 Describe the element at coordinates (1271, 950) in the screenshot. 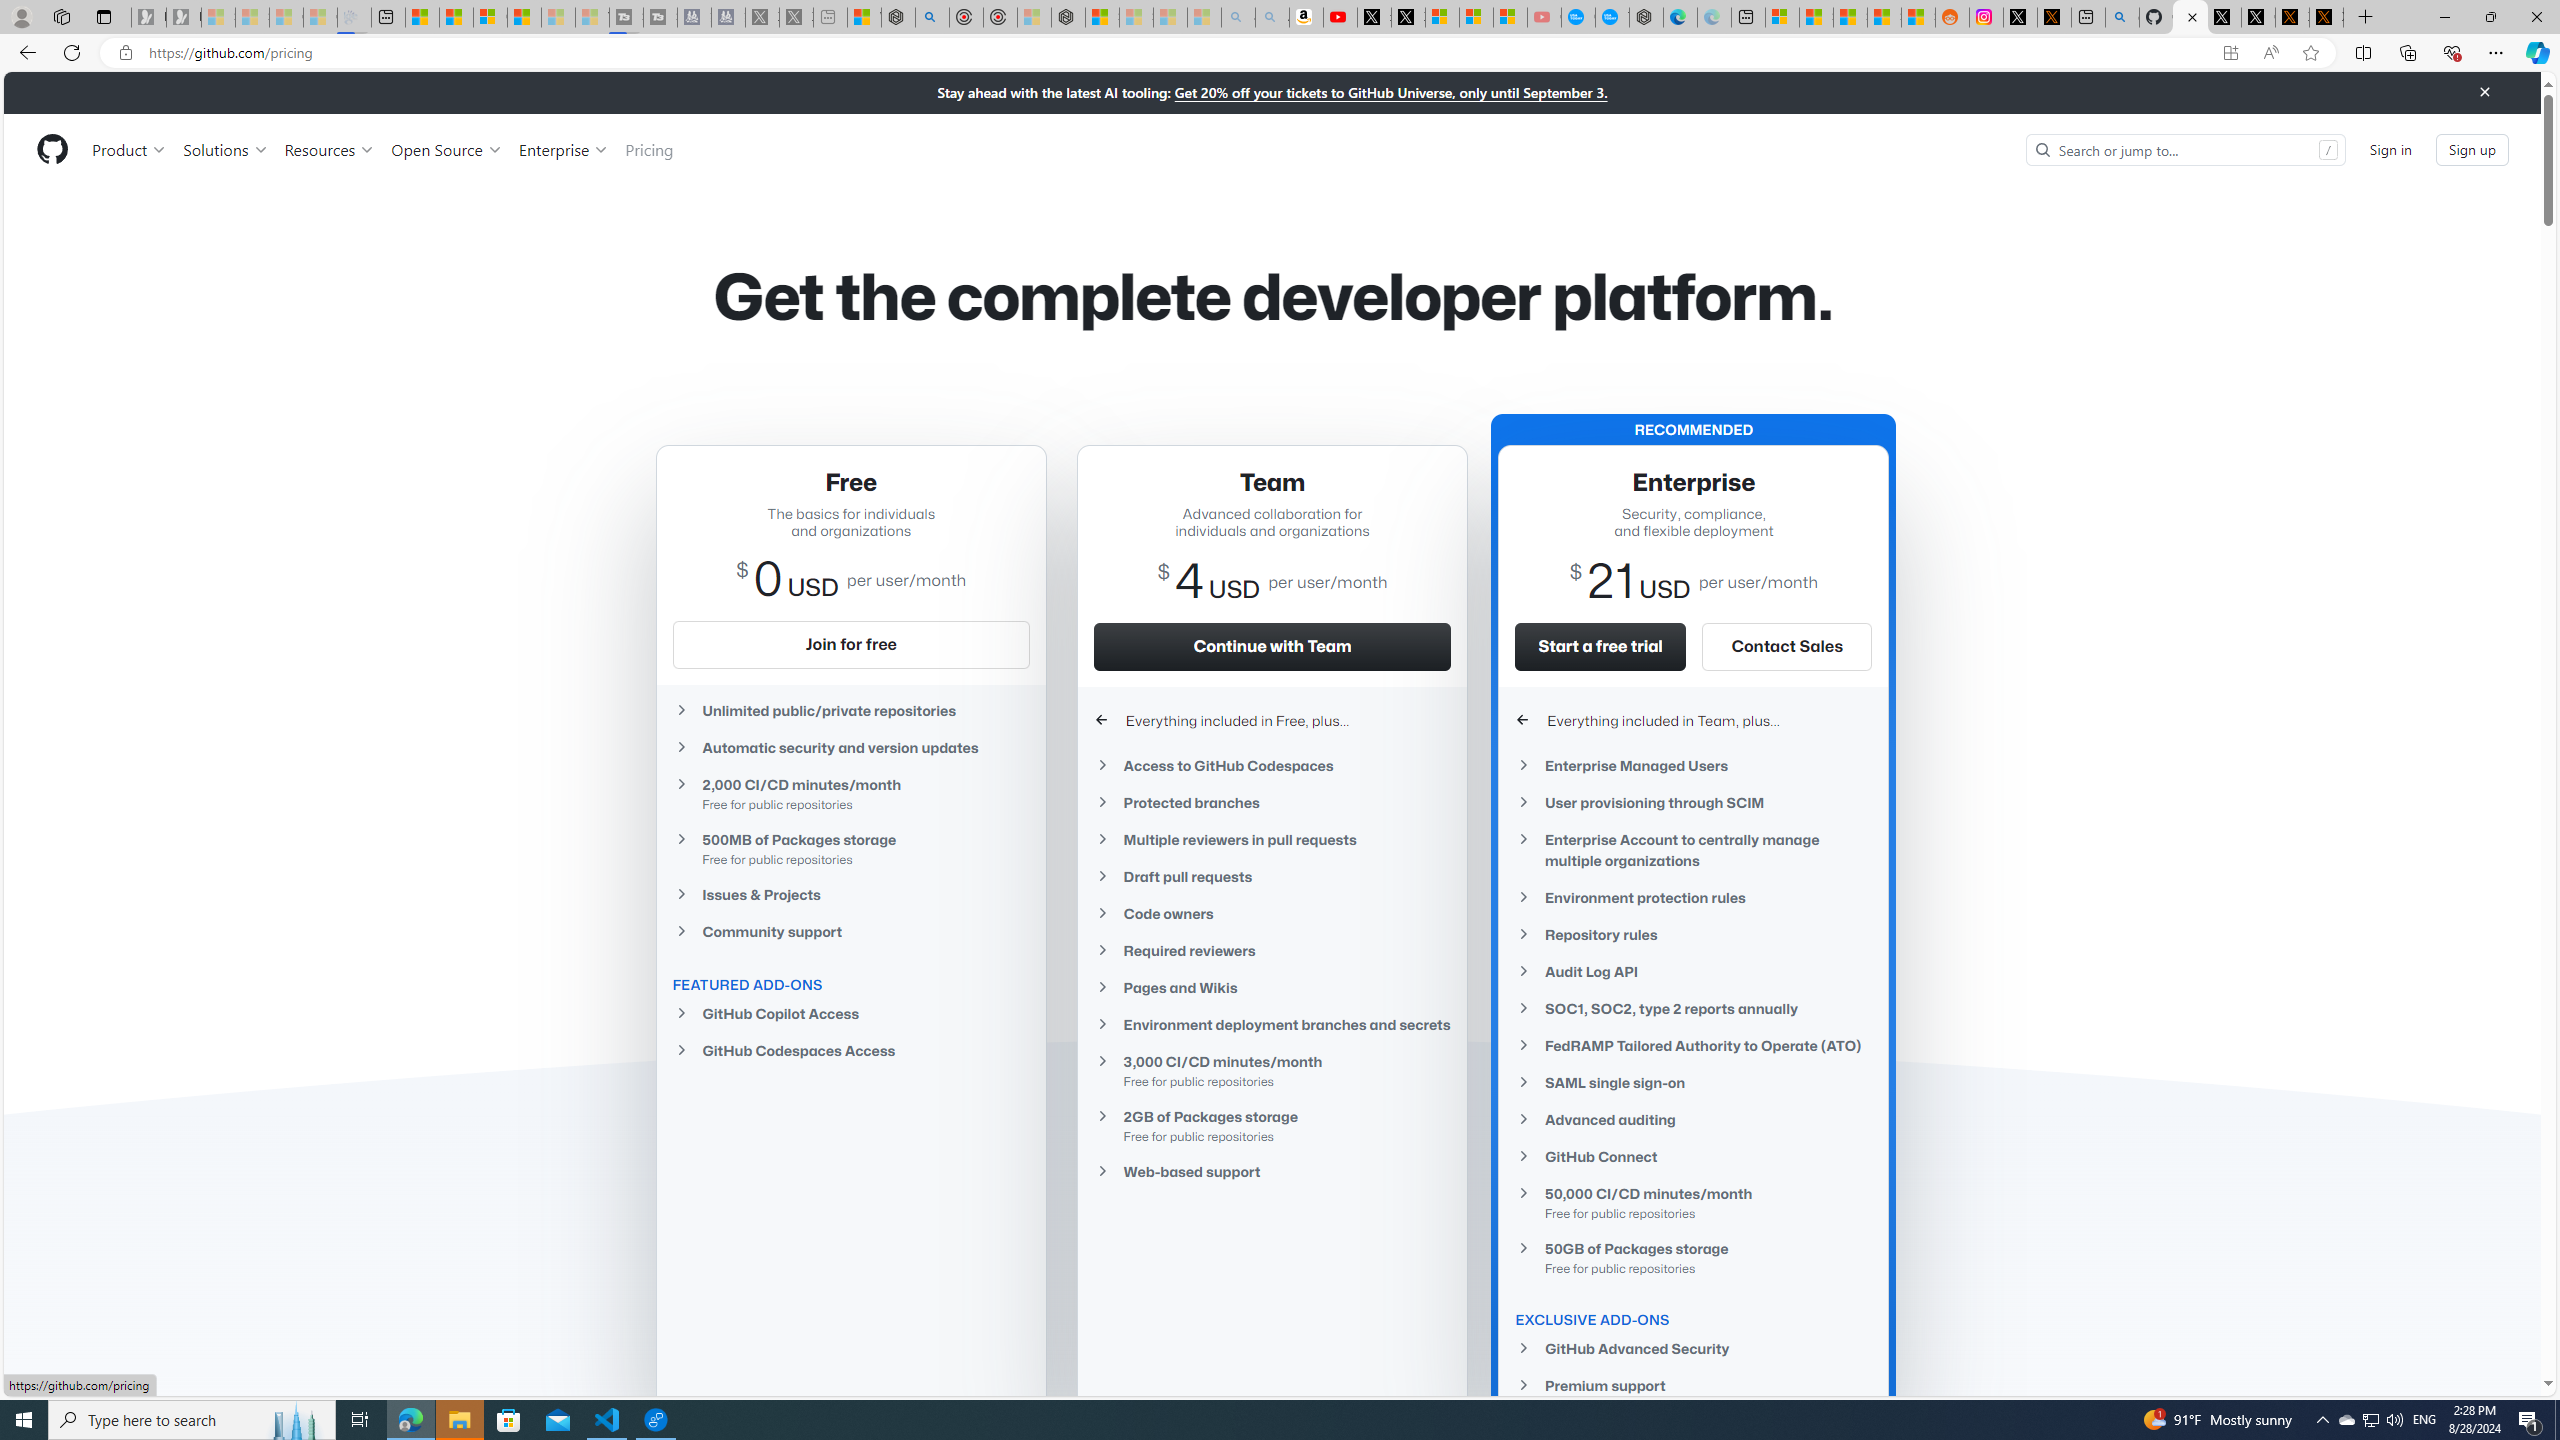

I see `'Required reviewers'` at that location.